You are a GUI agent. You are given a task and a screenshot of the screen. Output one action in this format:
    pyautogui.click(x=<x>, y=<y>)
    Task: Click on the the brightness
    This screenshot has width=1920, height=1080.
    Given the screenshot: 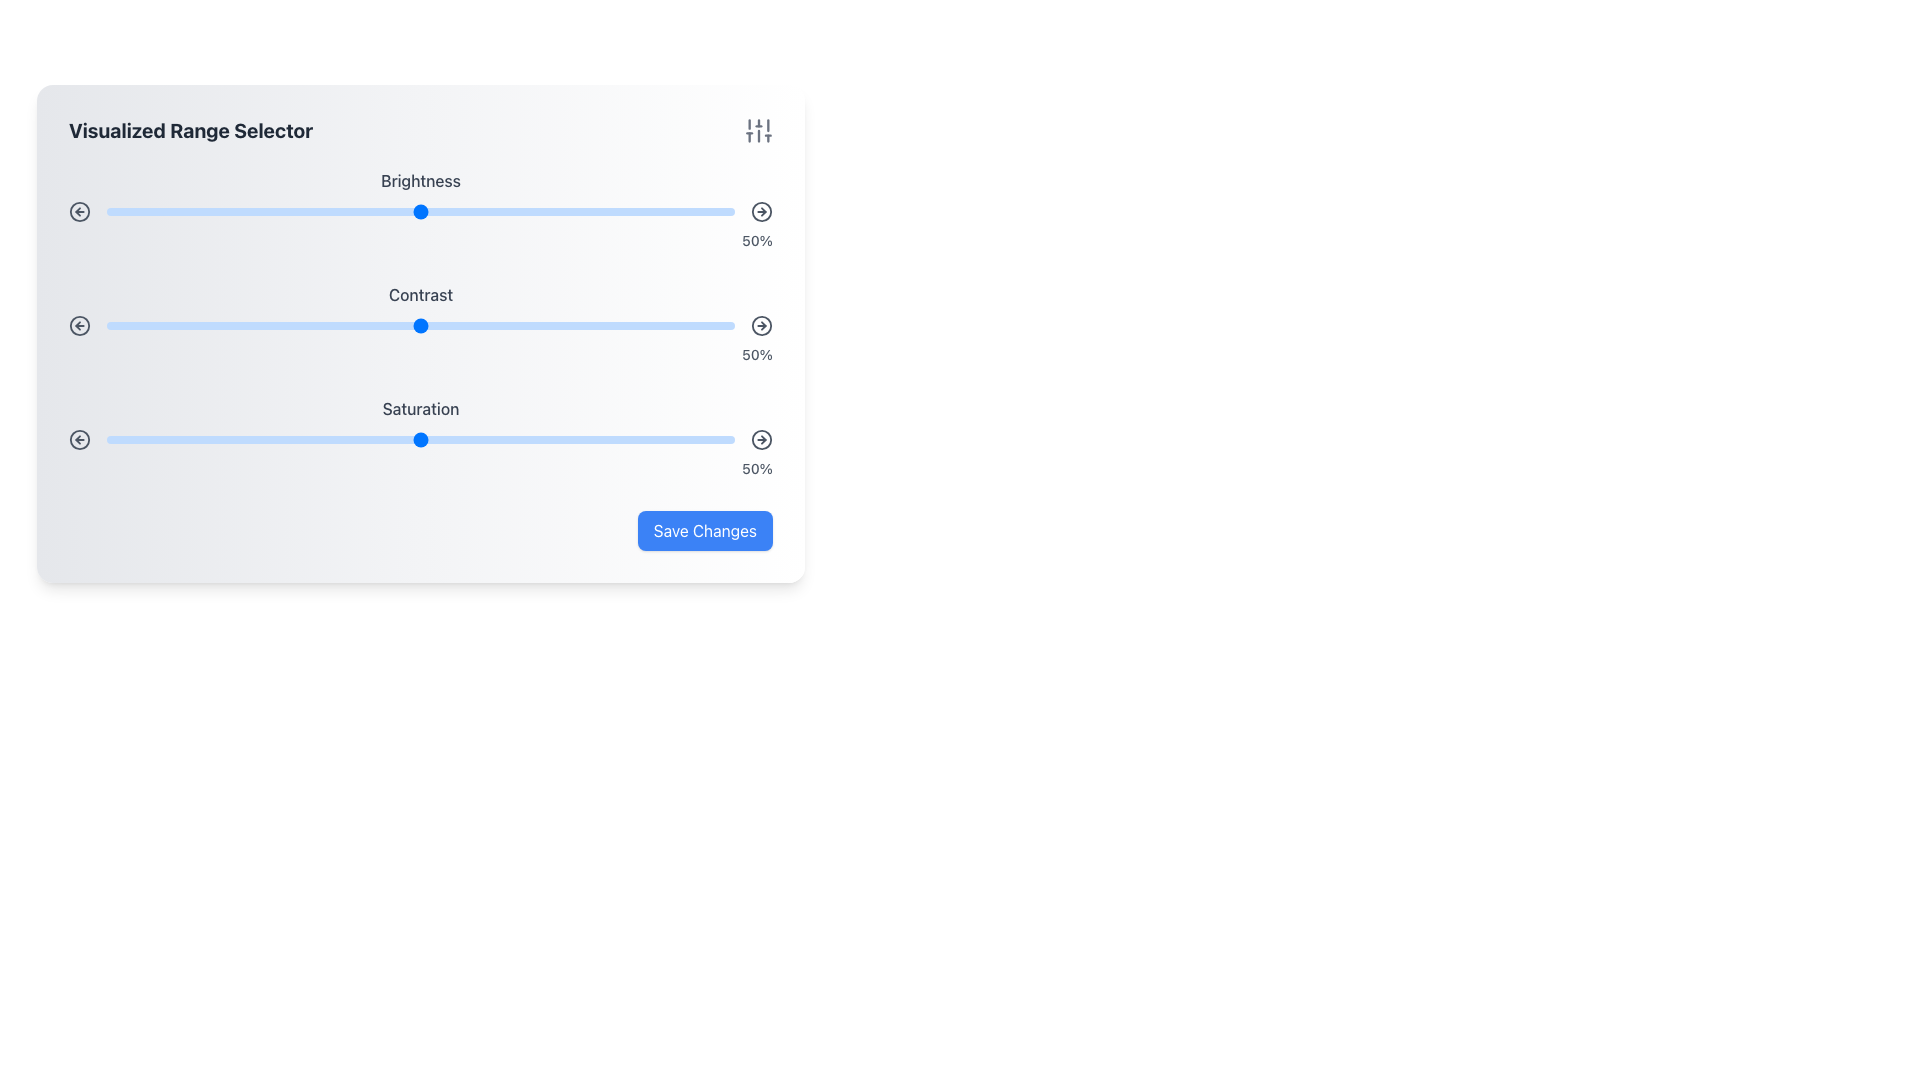 What is the action you would take?
    pyautogui.click(x=232, y=212)
    